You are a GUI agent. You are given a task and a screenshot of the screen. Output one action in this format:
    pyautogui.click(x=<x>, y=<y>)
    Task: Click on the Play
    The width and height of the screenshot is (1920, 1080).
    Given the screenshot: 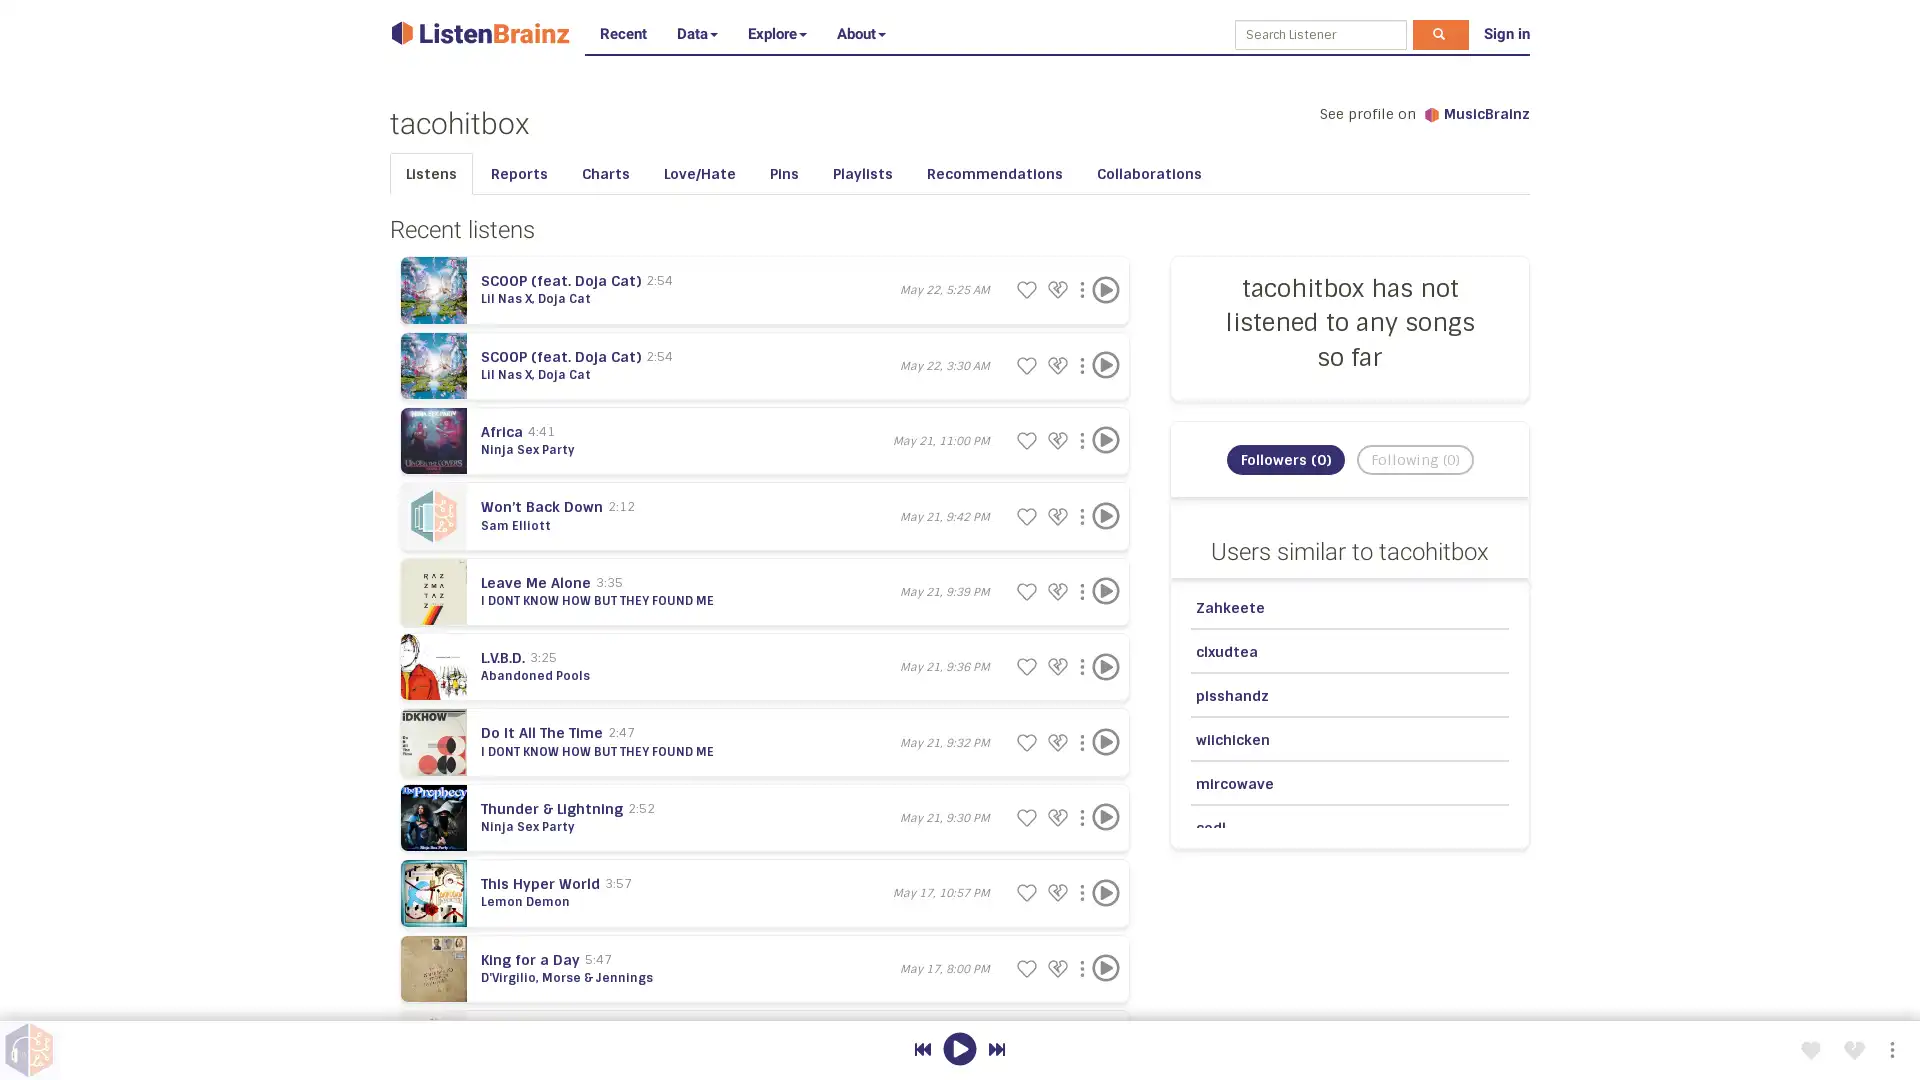 What is the action you would take?
    pyautogui.click(x=1104, y=817)
    